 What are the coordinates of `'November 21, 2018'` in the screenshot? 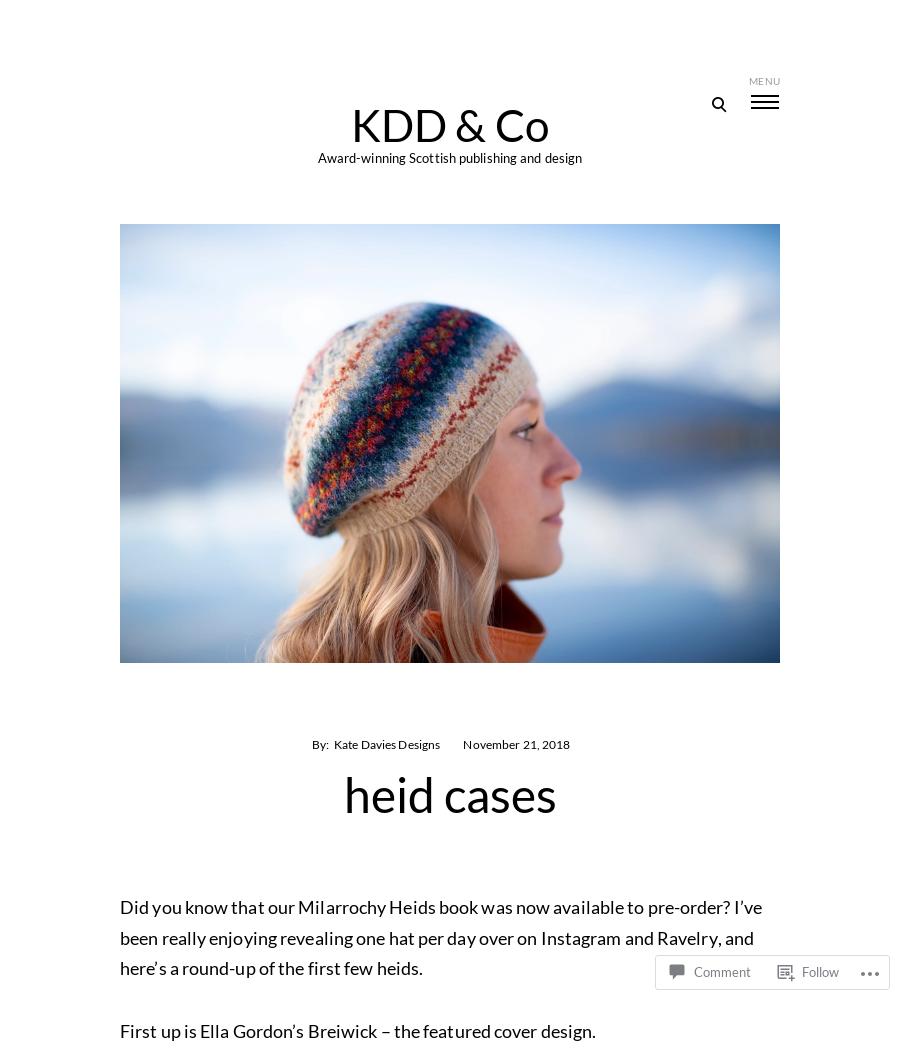 It's located at (461, 743).